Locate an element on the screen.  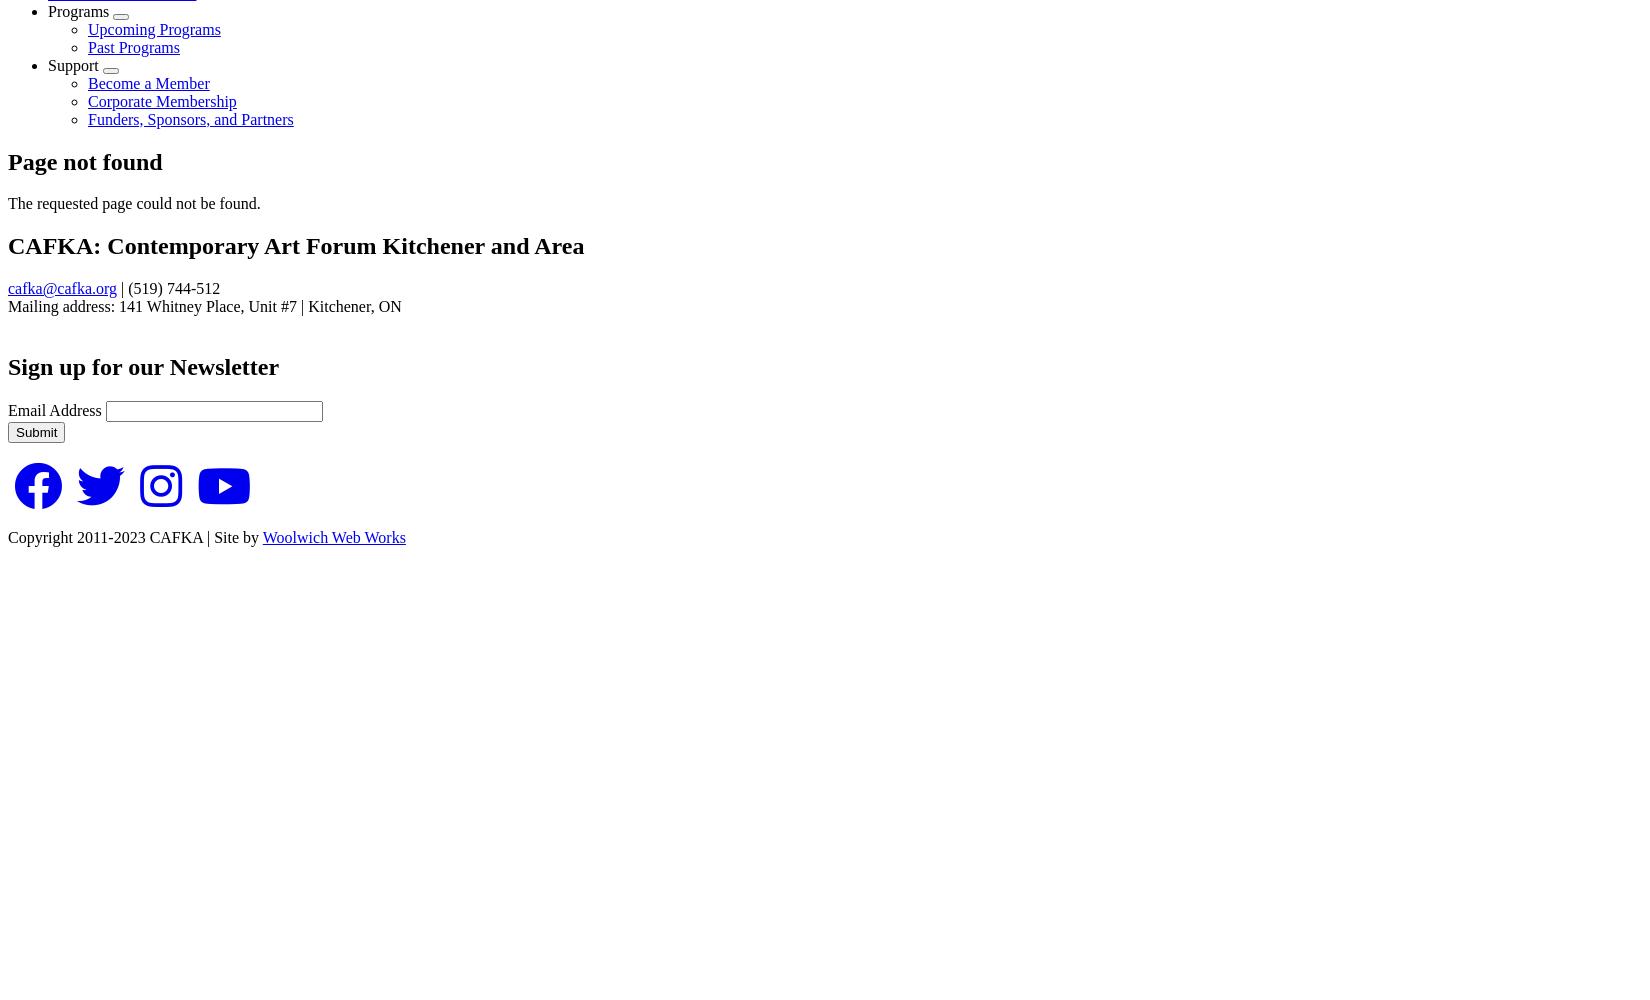
'Upcoming Programs' is located at coordinates (153, 28).